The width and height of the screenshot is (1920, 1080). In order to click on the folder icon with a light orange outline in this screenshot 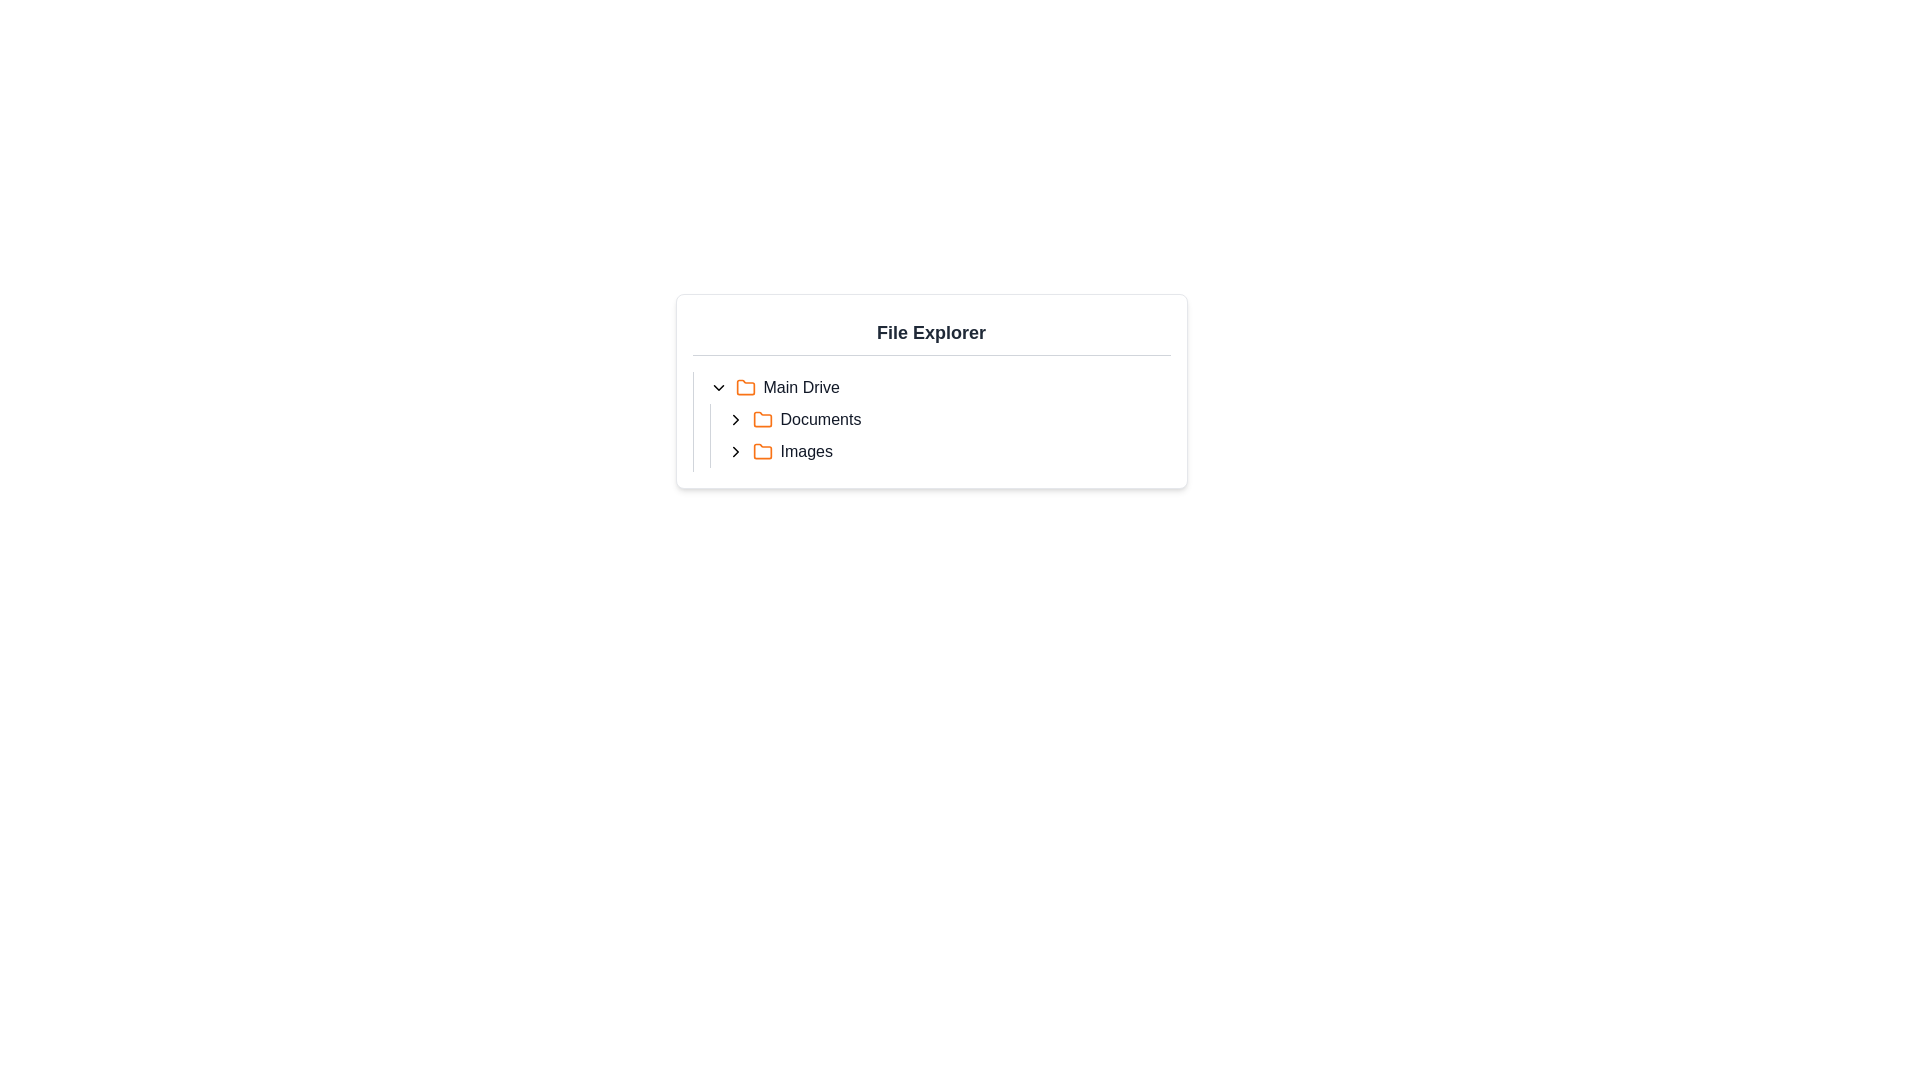, I will do `click(761, 451)`.